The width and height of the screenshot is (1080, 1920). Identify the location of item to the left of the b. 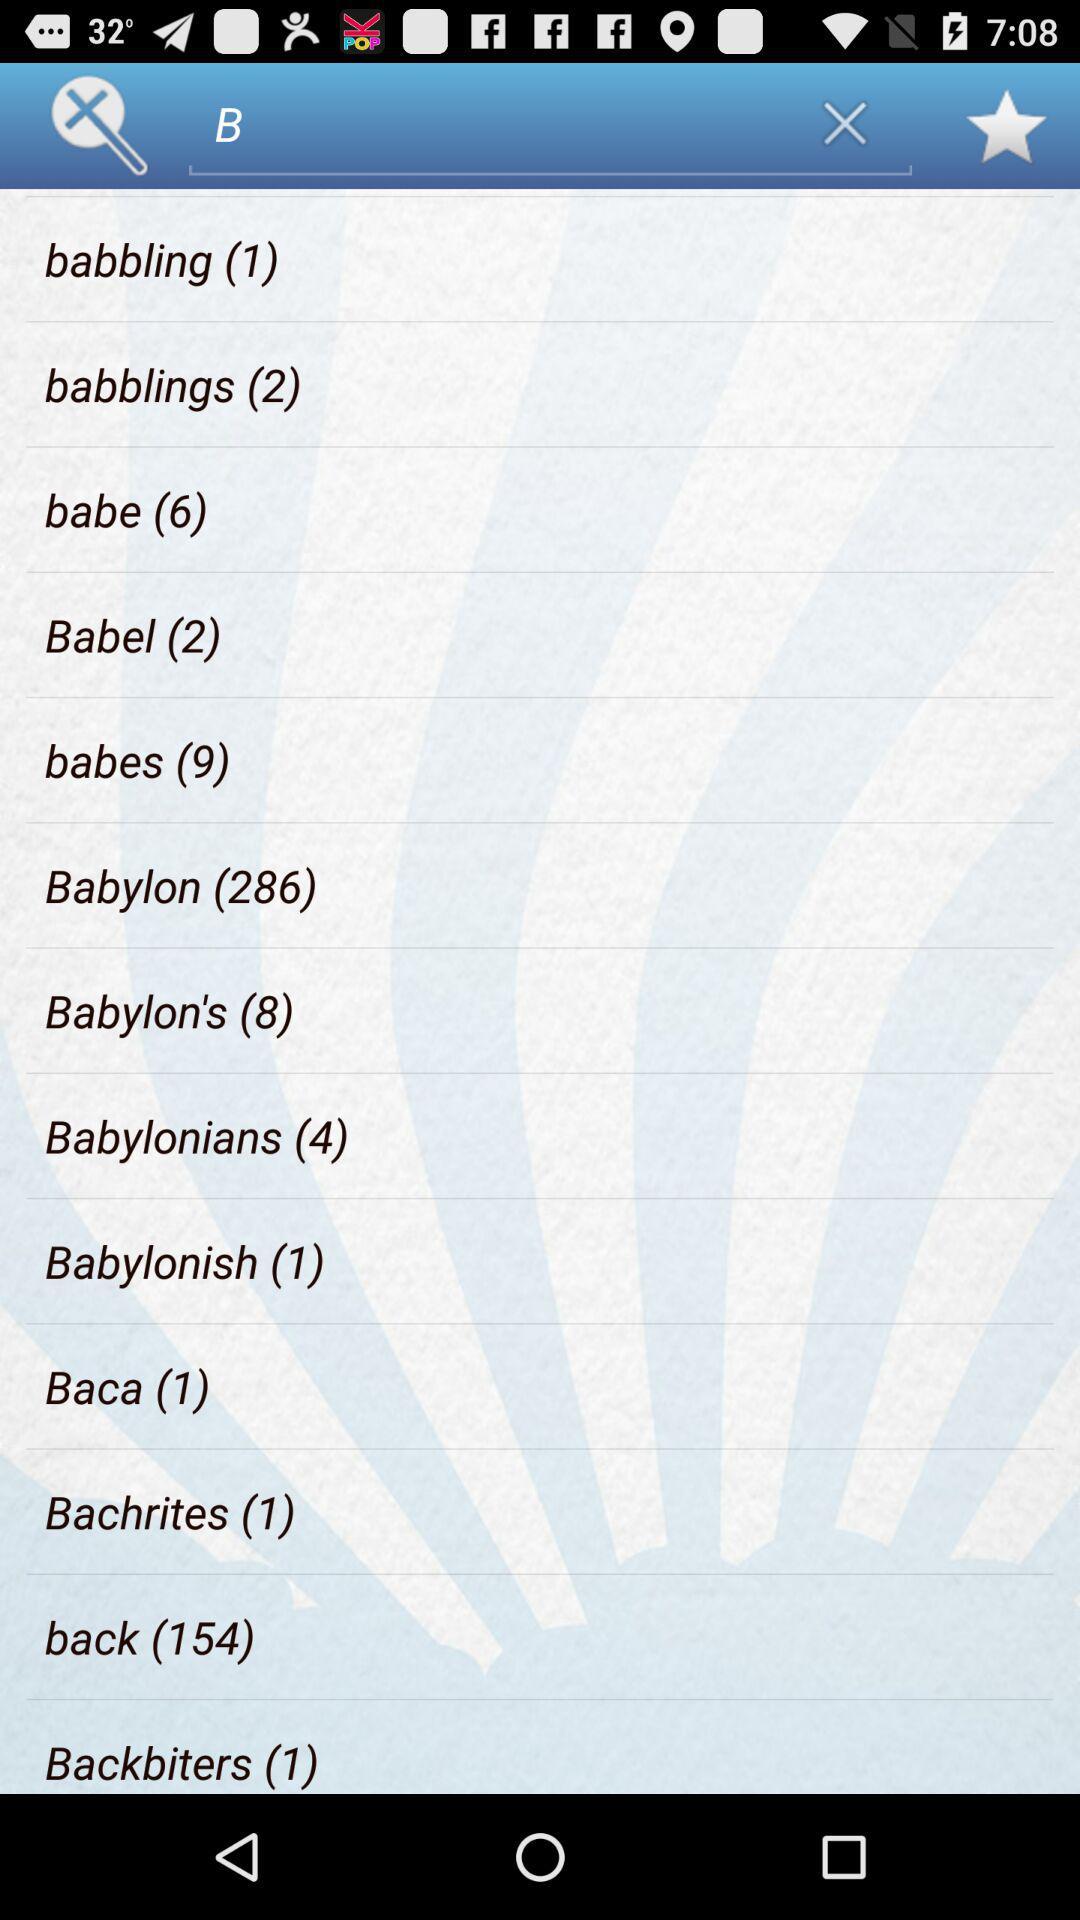
(142, 192).